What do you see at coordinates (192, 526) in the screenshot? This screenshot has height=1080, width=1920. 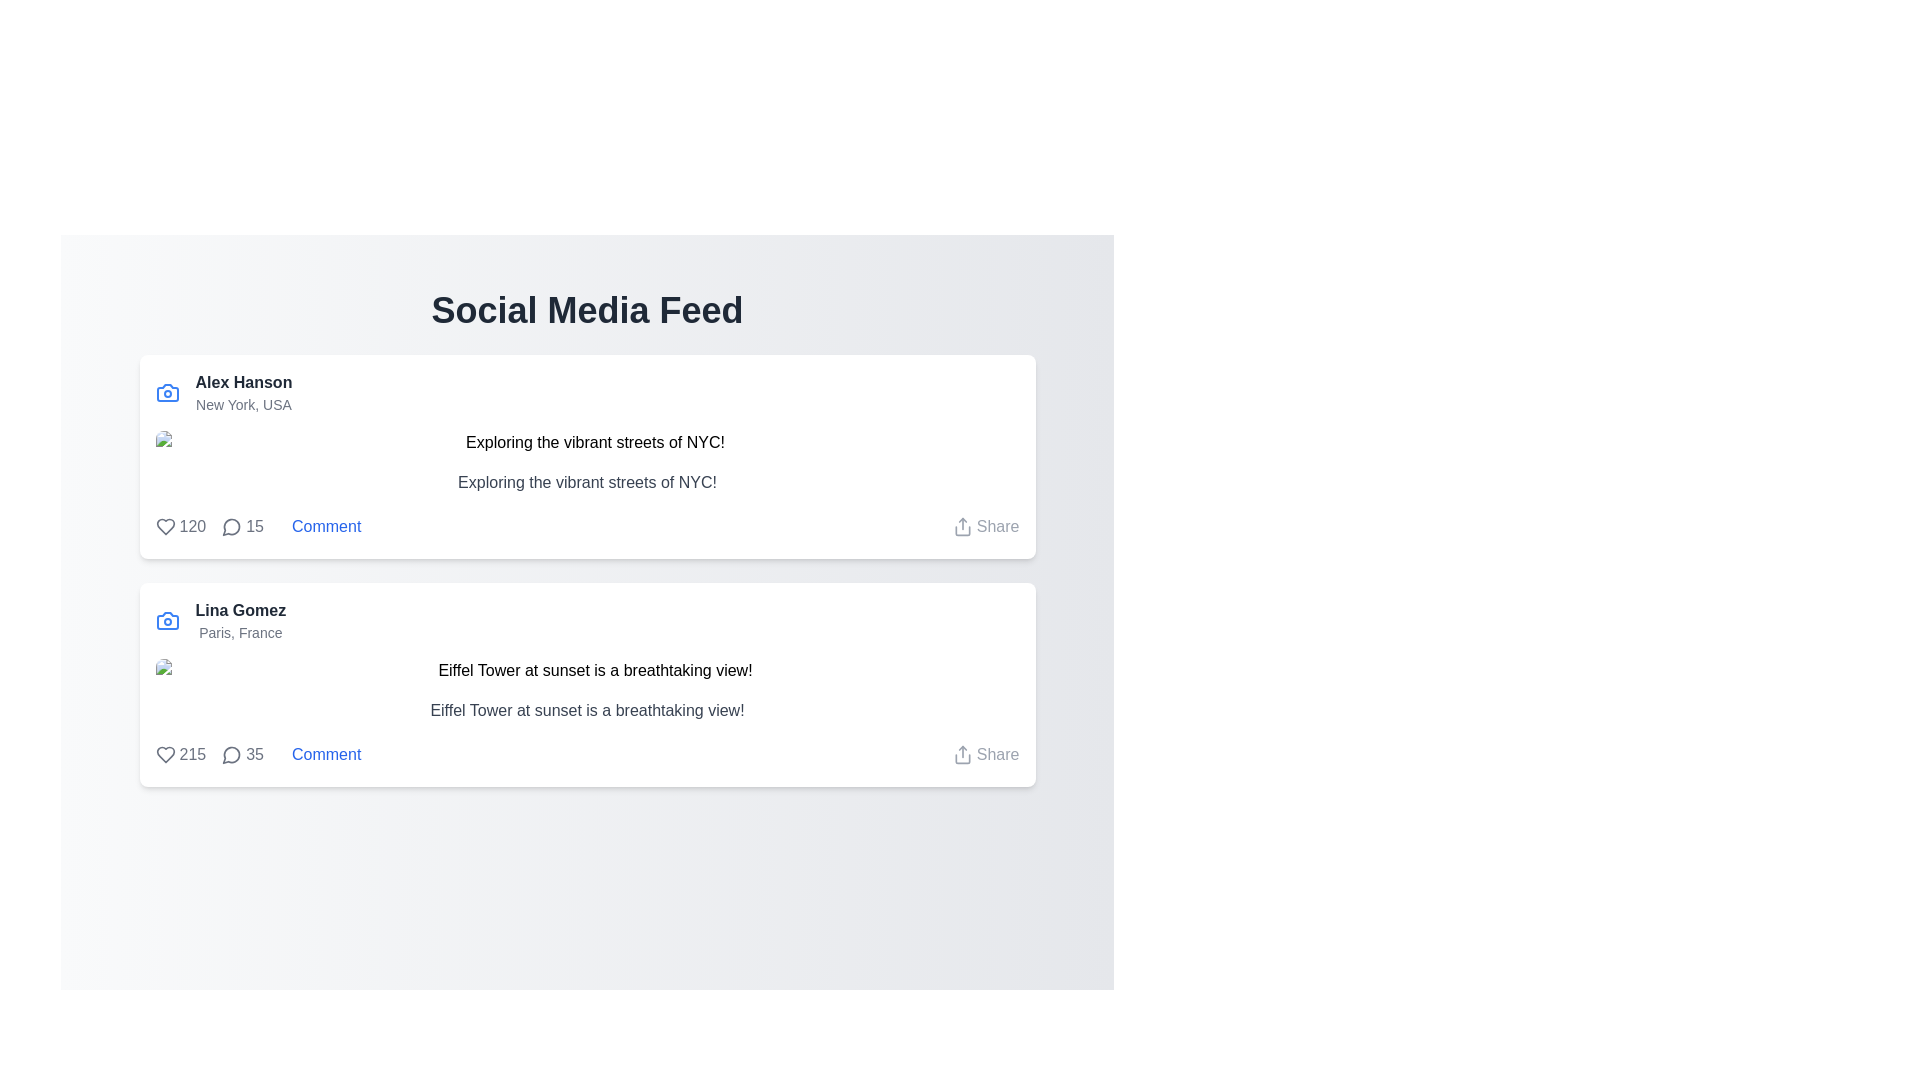 I see `the text label displaying the number of likes for the first post` at bounding box center [192, 526].